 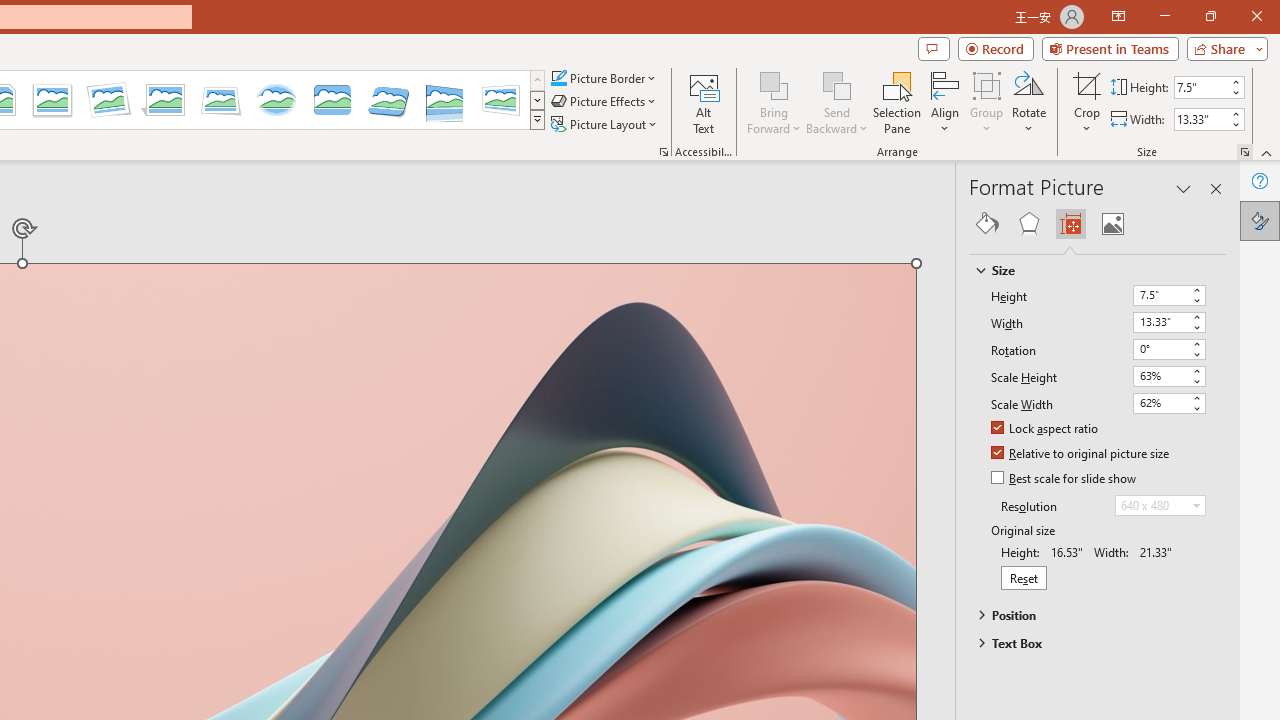 What do you see at coordinates (603, 77) in the screenshot?
I see `'Picture Border'` at bounding box center [603, 77].